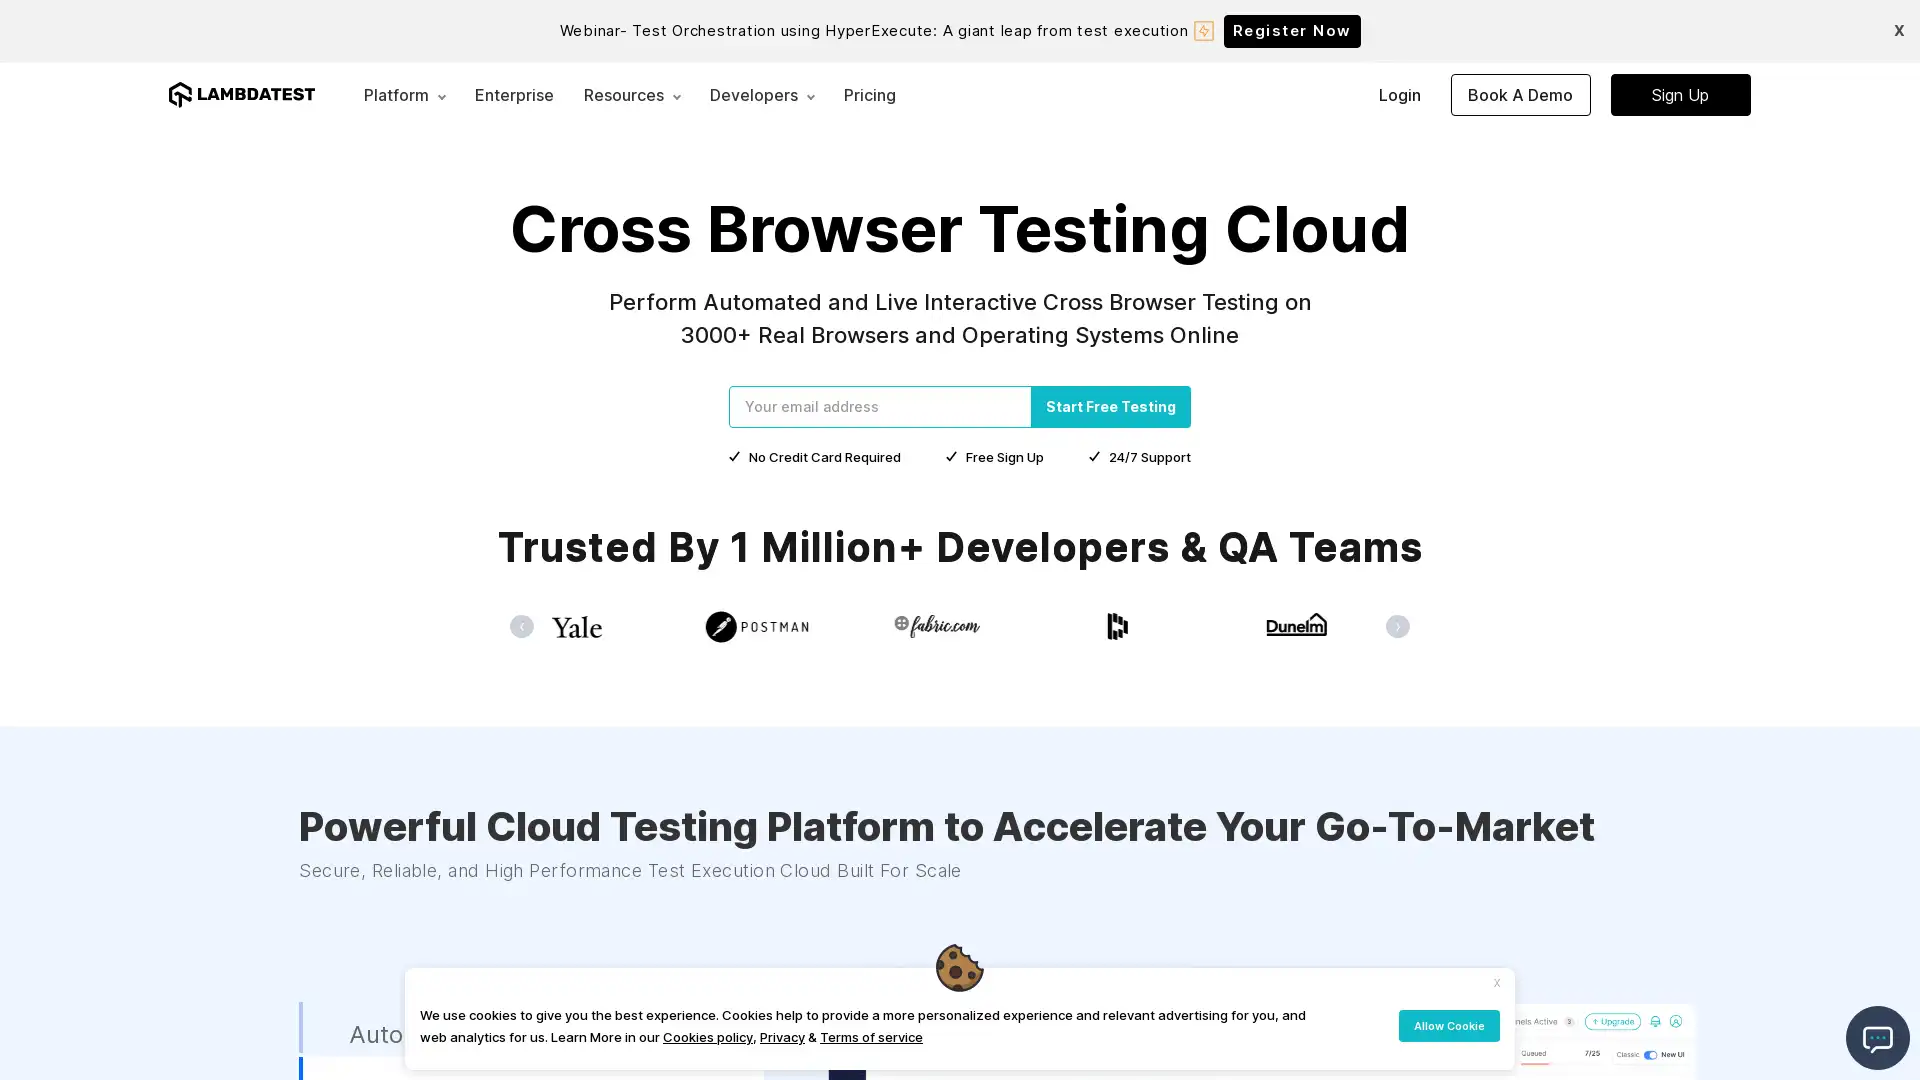  What do you see at coordinates (761, 93) in the screenshot?
I see `Developers` at bounding box center [761, 93].